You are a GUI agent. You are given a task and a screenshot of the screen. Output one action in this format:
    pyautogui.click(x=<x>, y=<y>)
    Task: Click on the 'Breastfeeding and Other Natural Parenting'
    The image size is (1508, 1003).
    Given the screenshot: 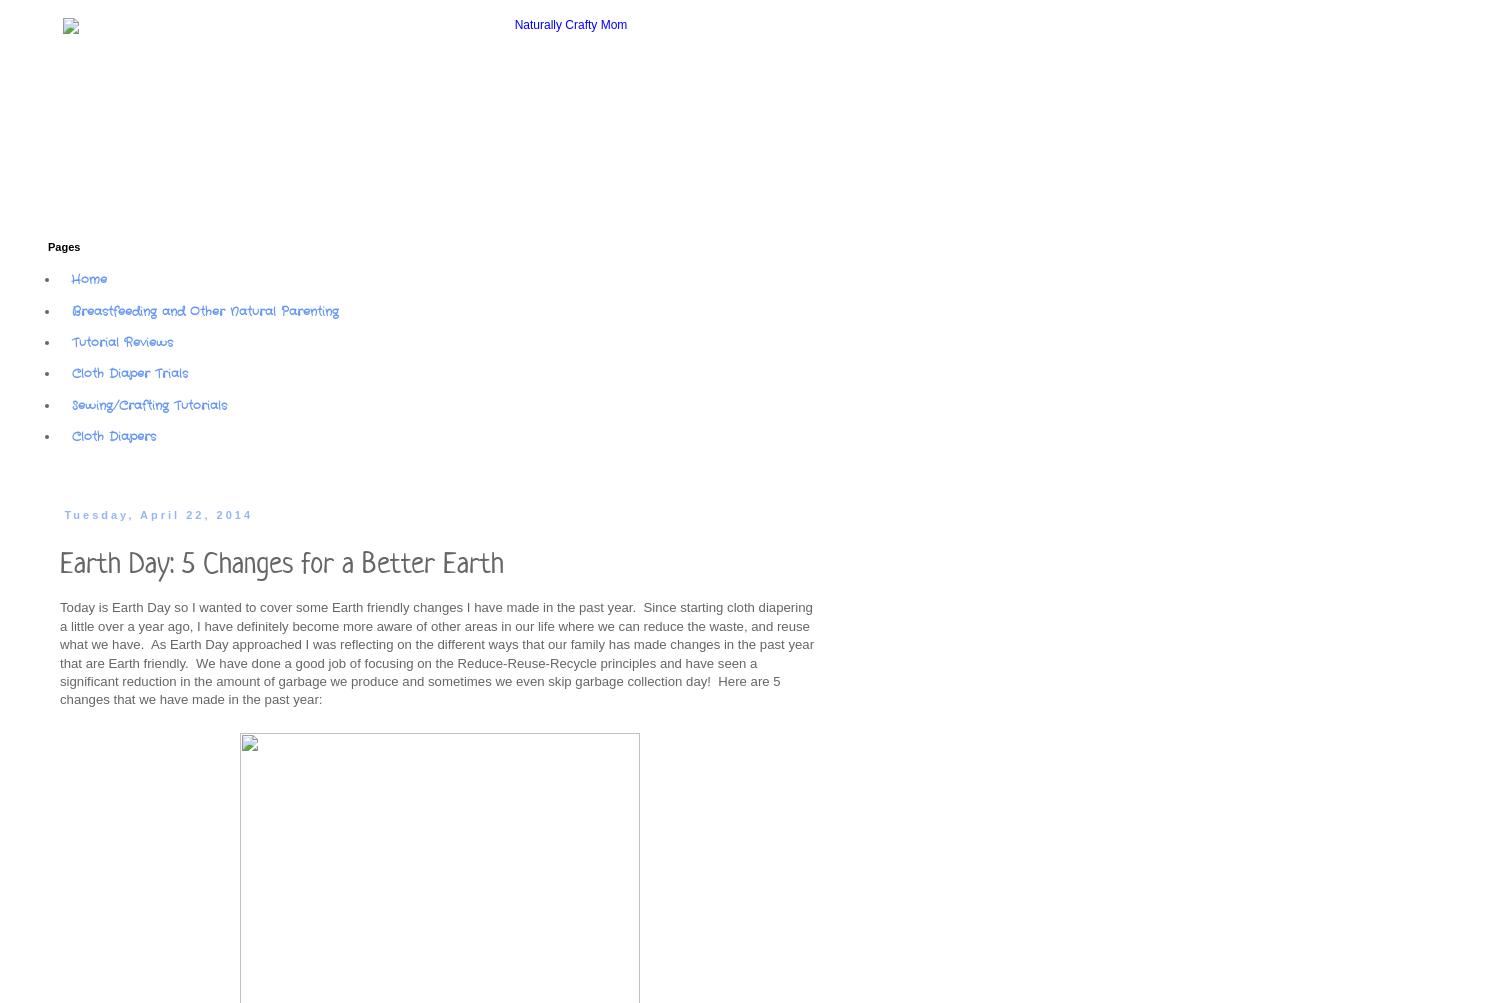 What is the action you would take?
    pyautogui.click(x=204, y=309)
    